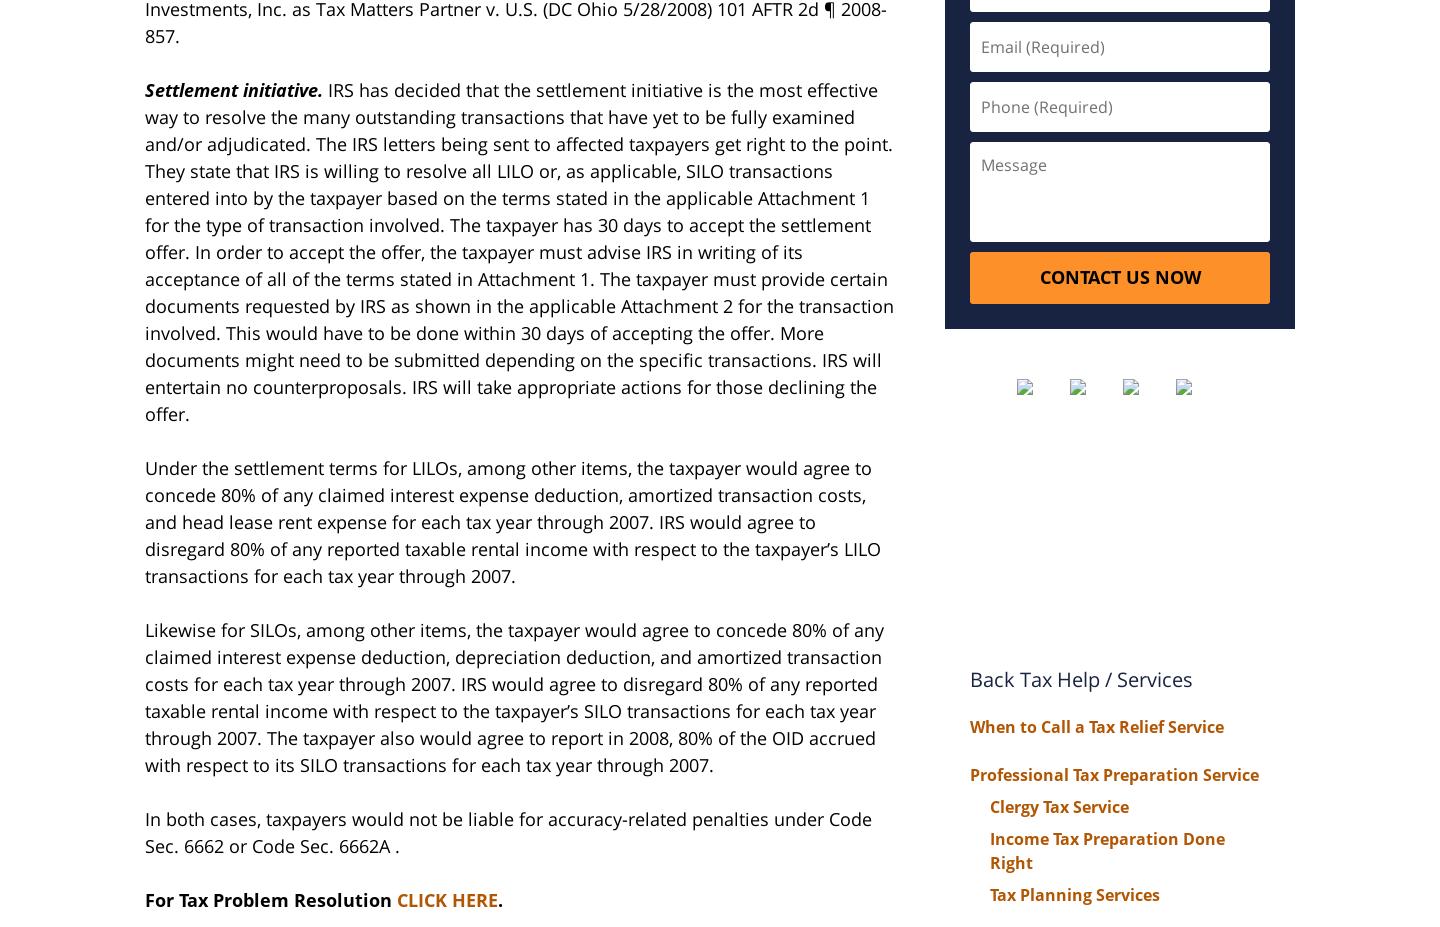 This screenshot has width=1440, height=927. I want to click on '.', so click(499, 900).